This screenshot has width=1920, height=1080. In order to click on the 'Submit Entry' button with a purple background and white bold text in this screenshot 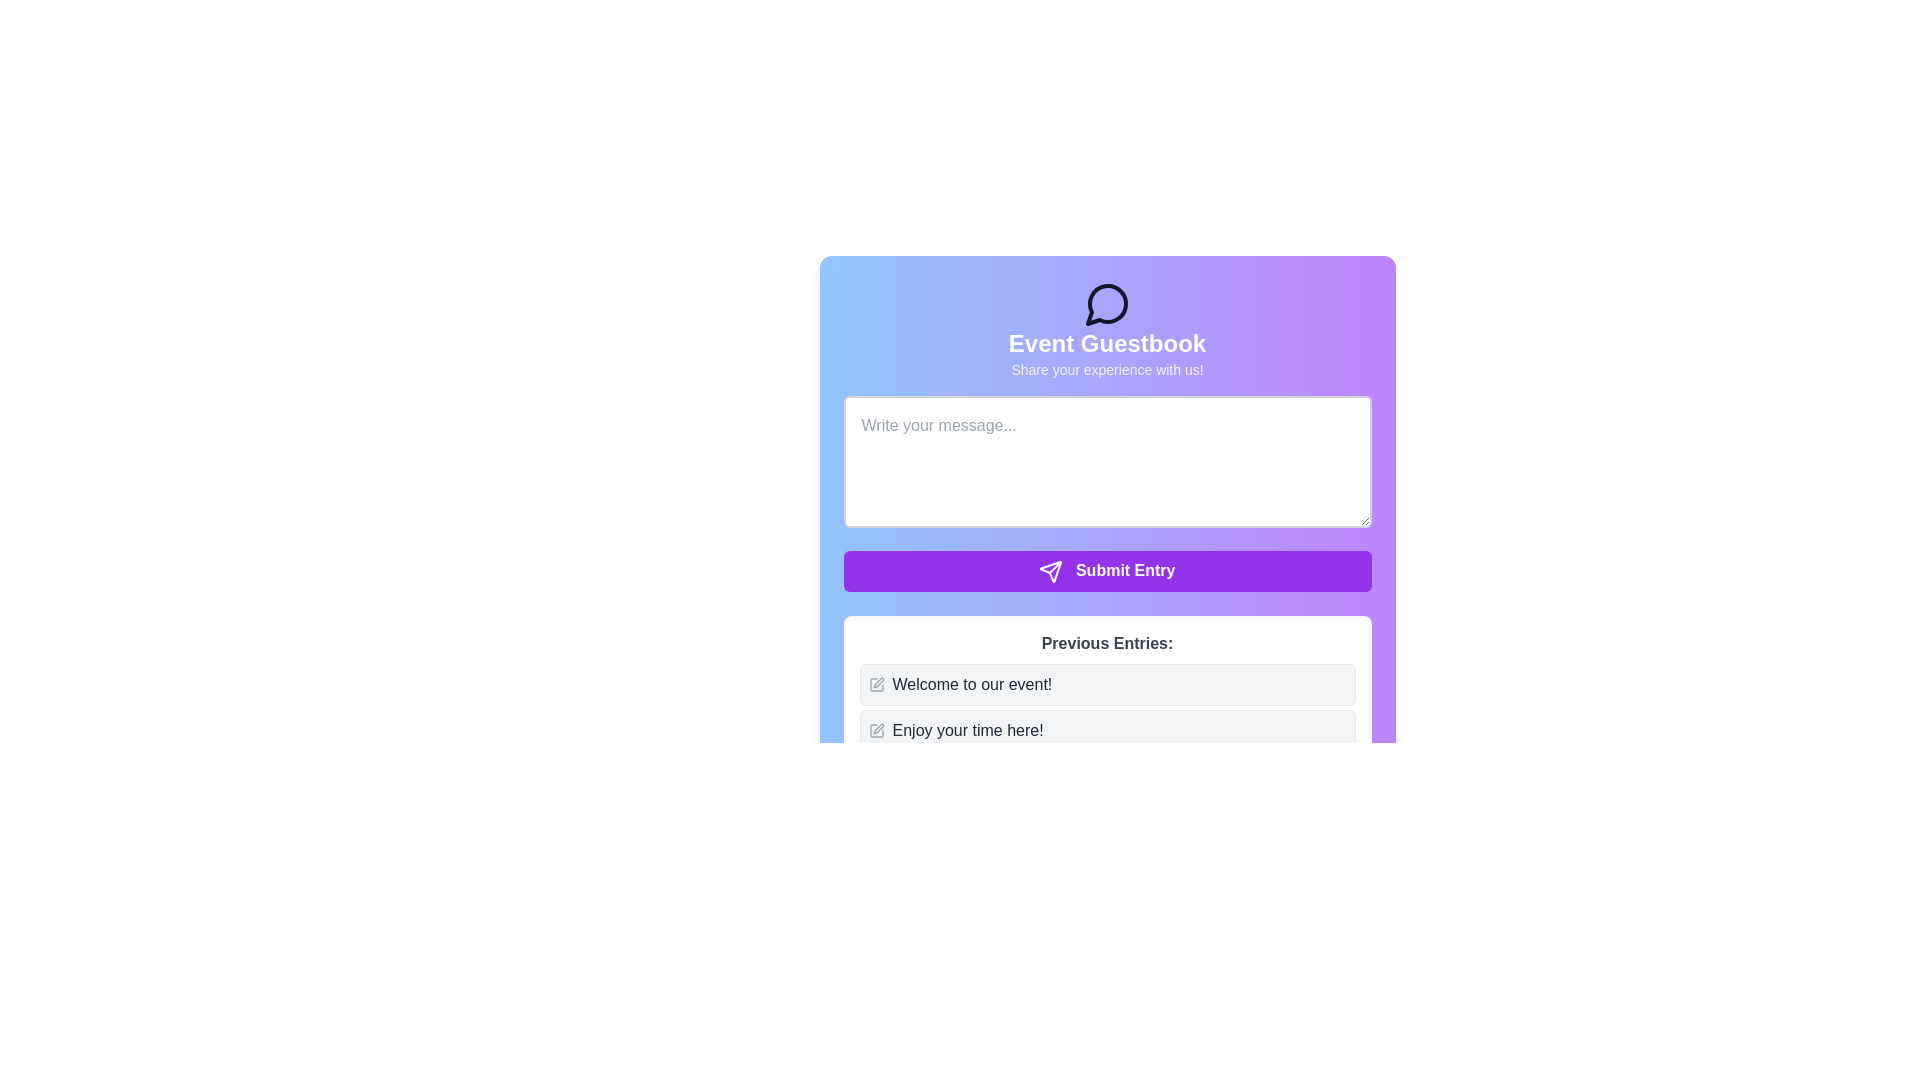, I will do `click(1106, 571)`.